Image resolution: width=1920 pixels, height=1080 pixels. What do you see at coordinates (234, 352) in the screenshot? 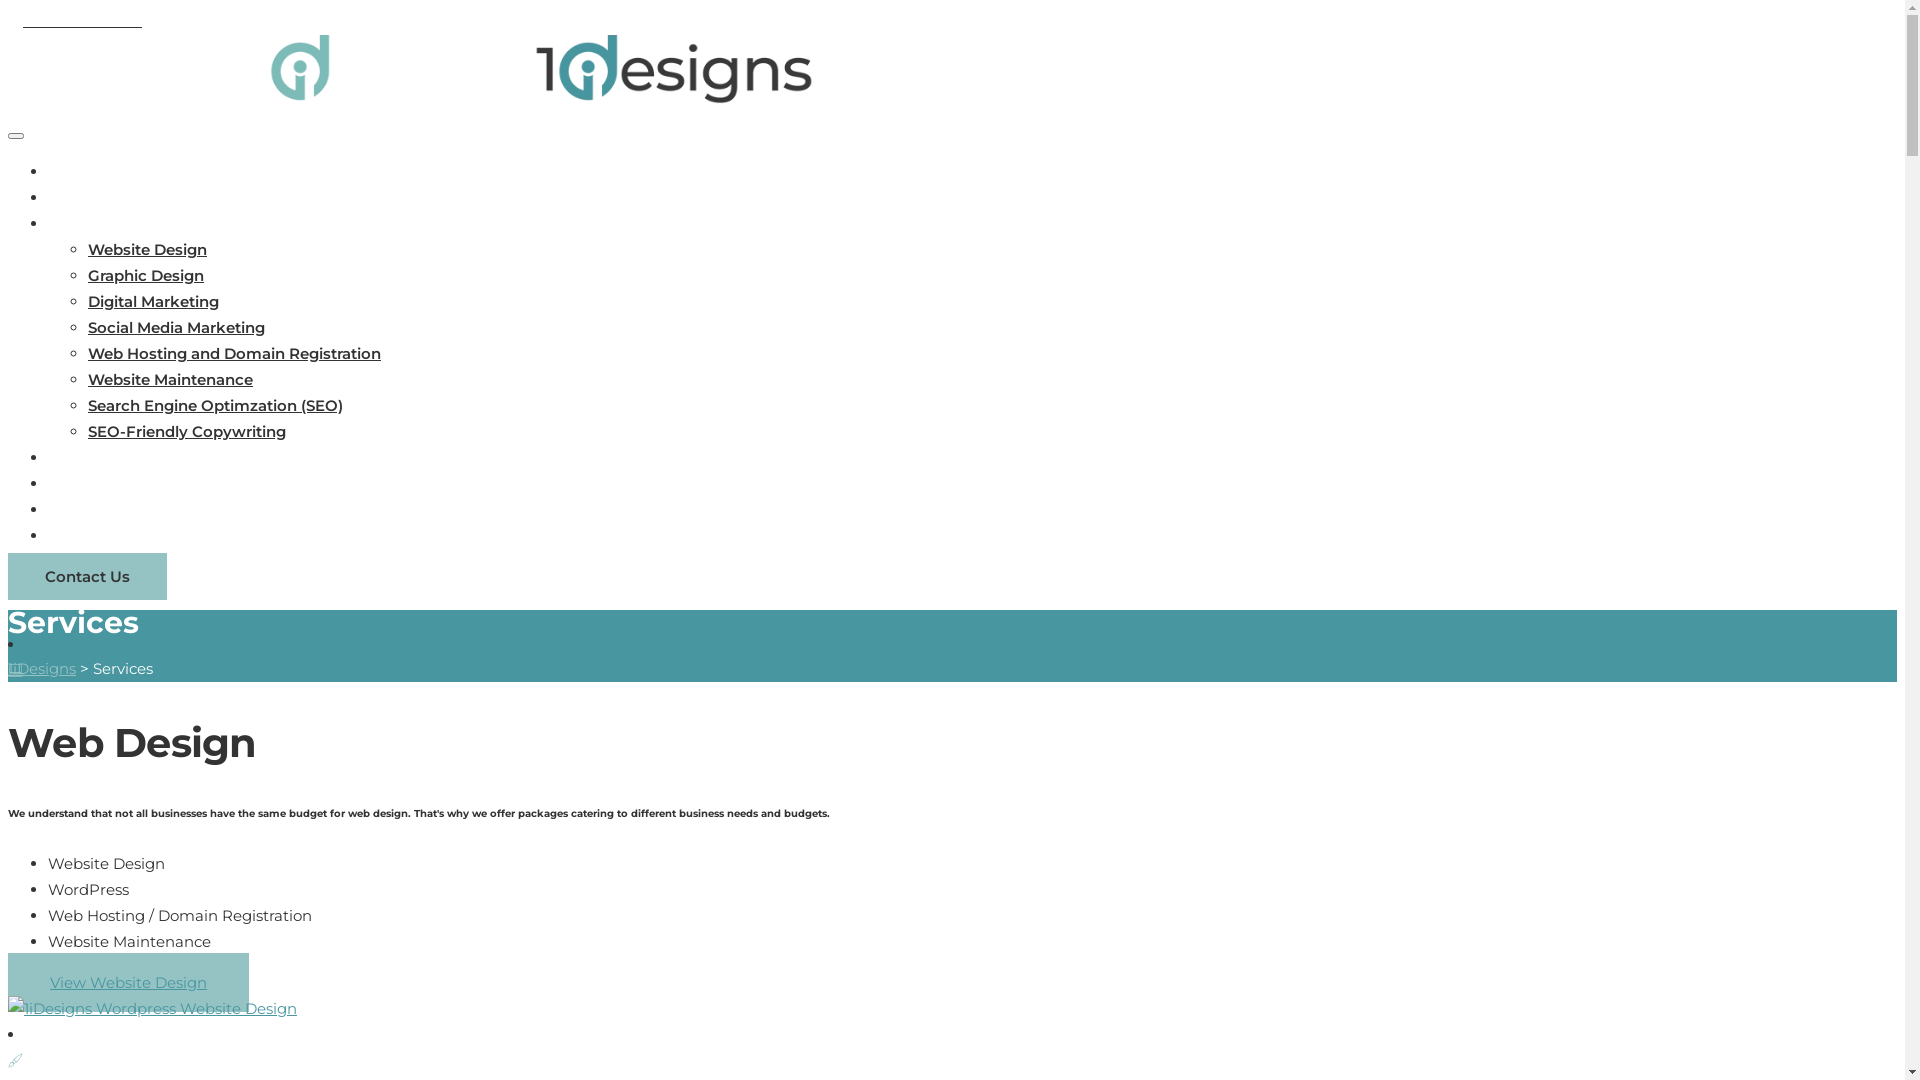
I see `'Web Hosting and Domain Registration'` at bounding box center [234, 352].